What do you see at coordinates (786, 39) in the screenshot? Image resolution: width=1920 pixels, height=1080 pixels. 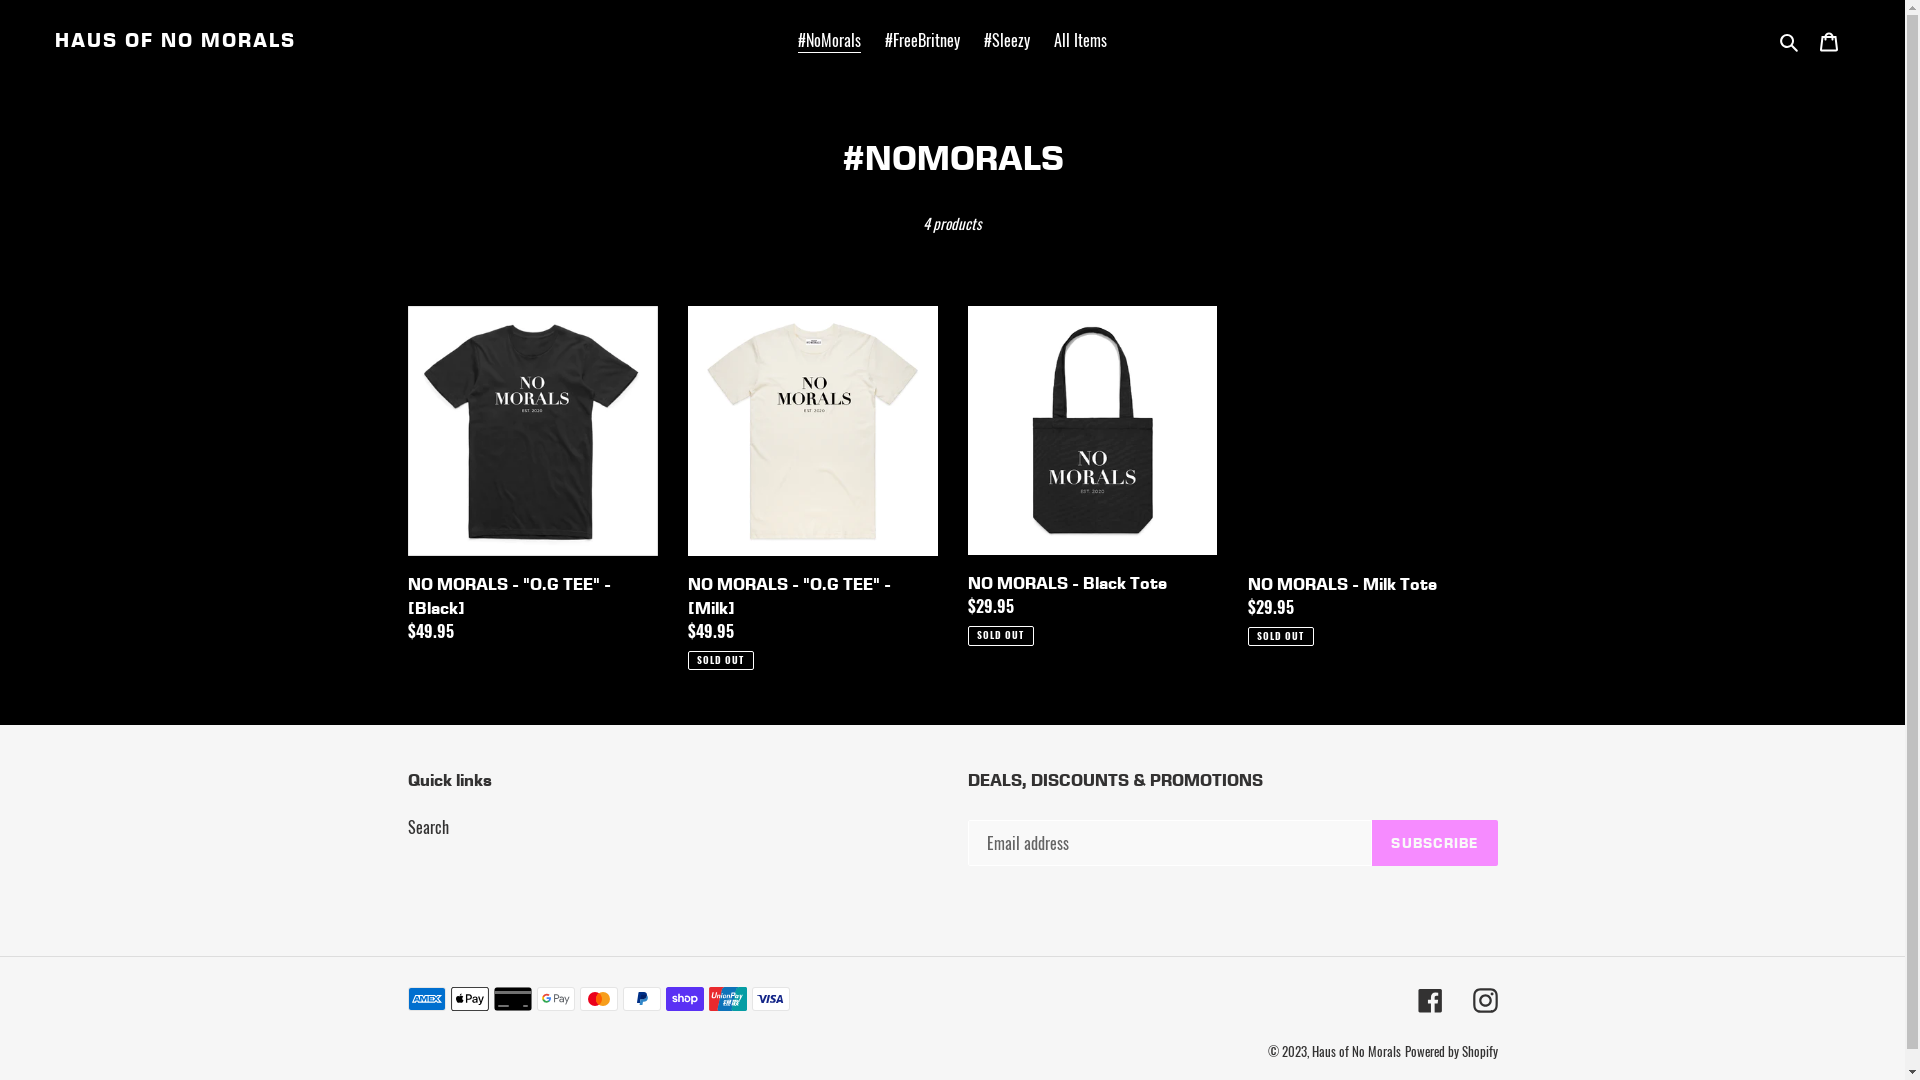 I see `'#NoMorals'` at bounding box center [786, 39].